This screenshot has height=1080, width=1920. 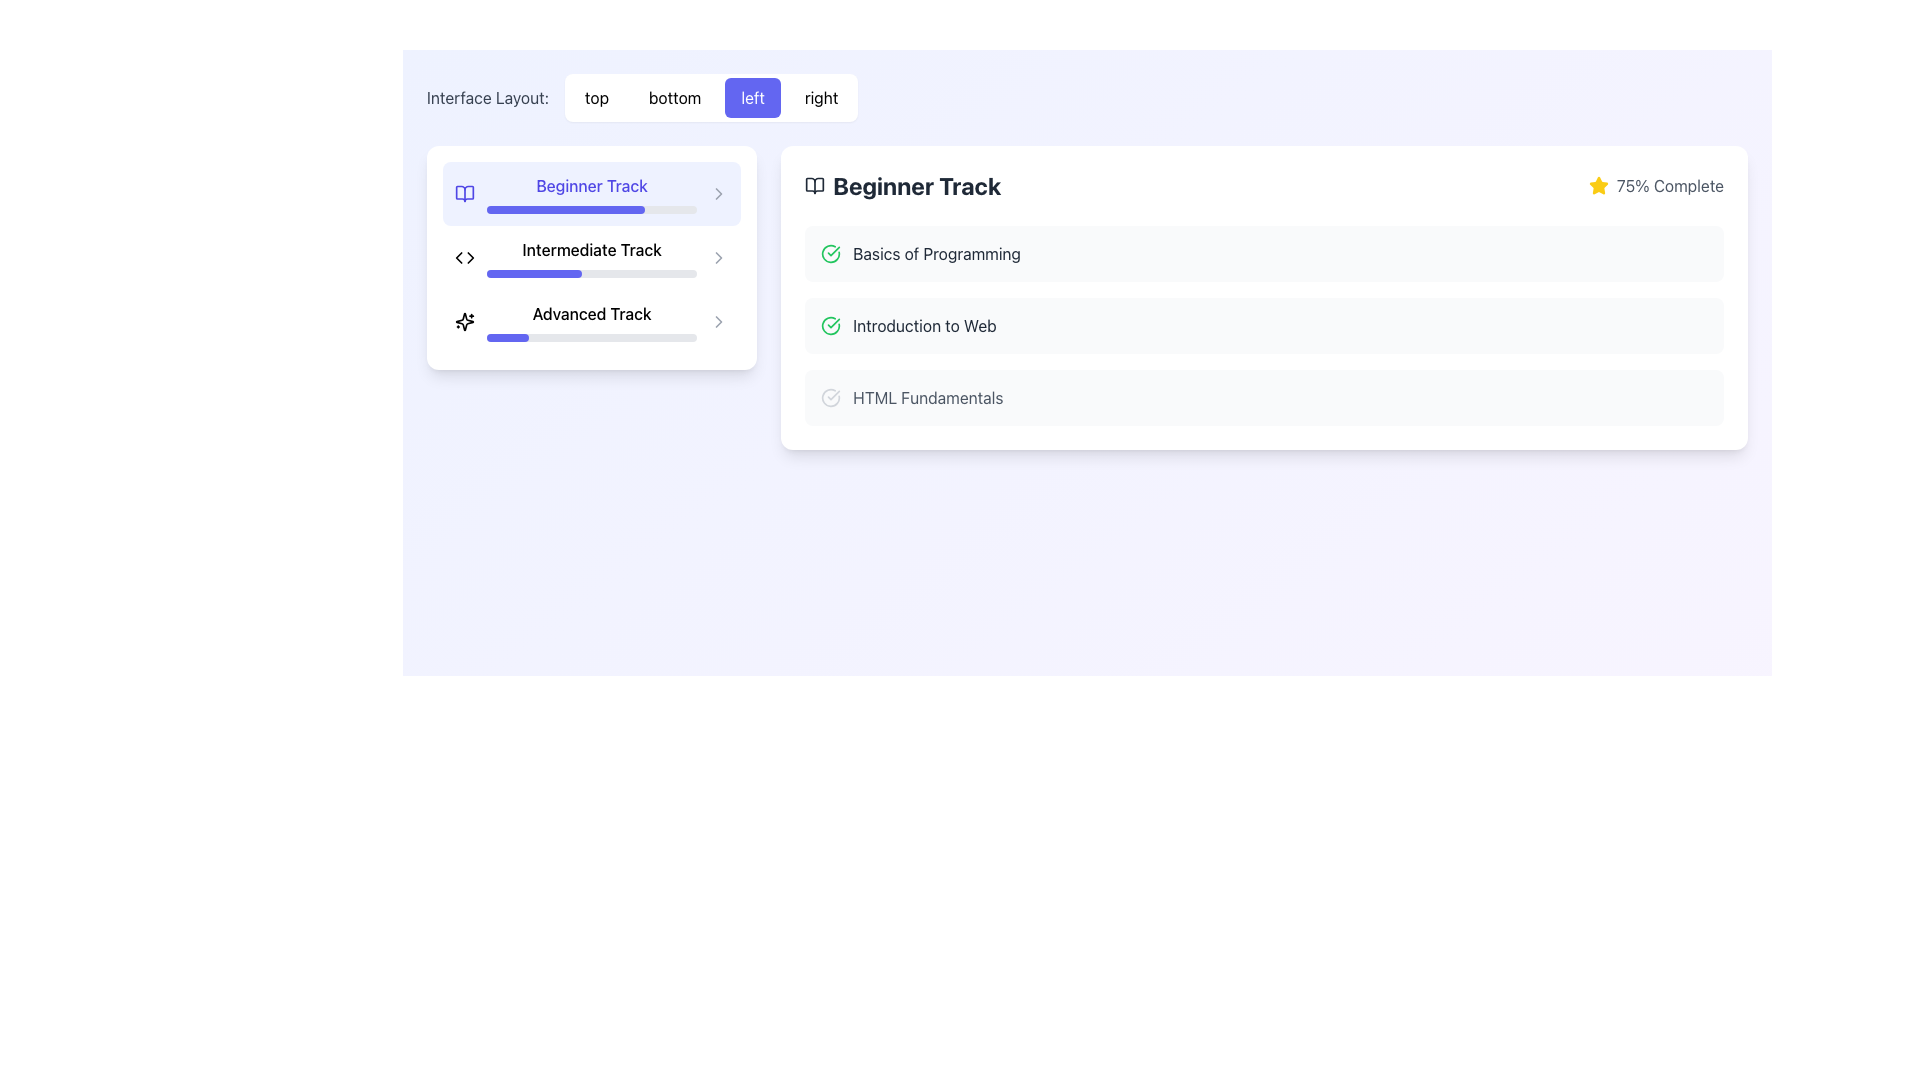 What do you see at coordinates (831, 253) in the screenshot?
I see `the green circular checkmark icon positioned to the left of the 'Basics of Programming' text in the horizontal alignment structure` at bounding box center [831, 253].